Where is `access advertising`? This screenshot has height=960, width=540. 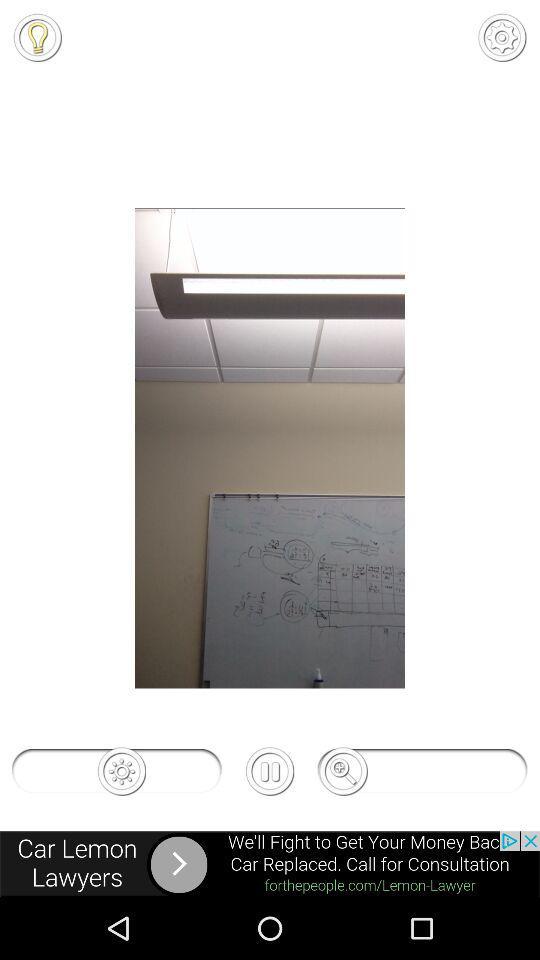 access advertising is located at coordinates (270, 863).